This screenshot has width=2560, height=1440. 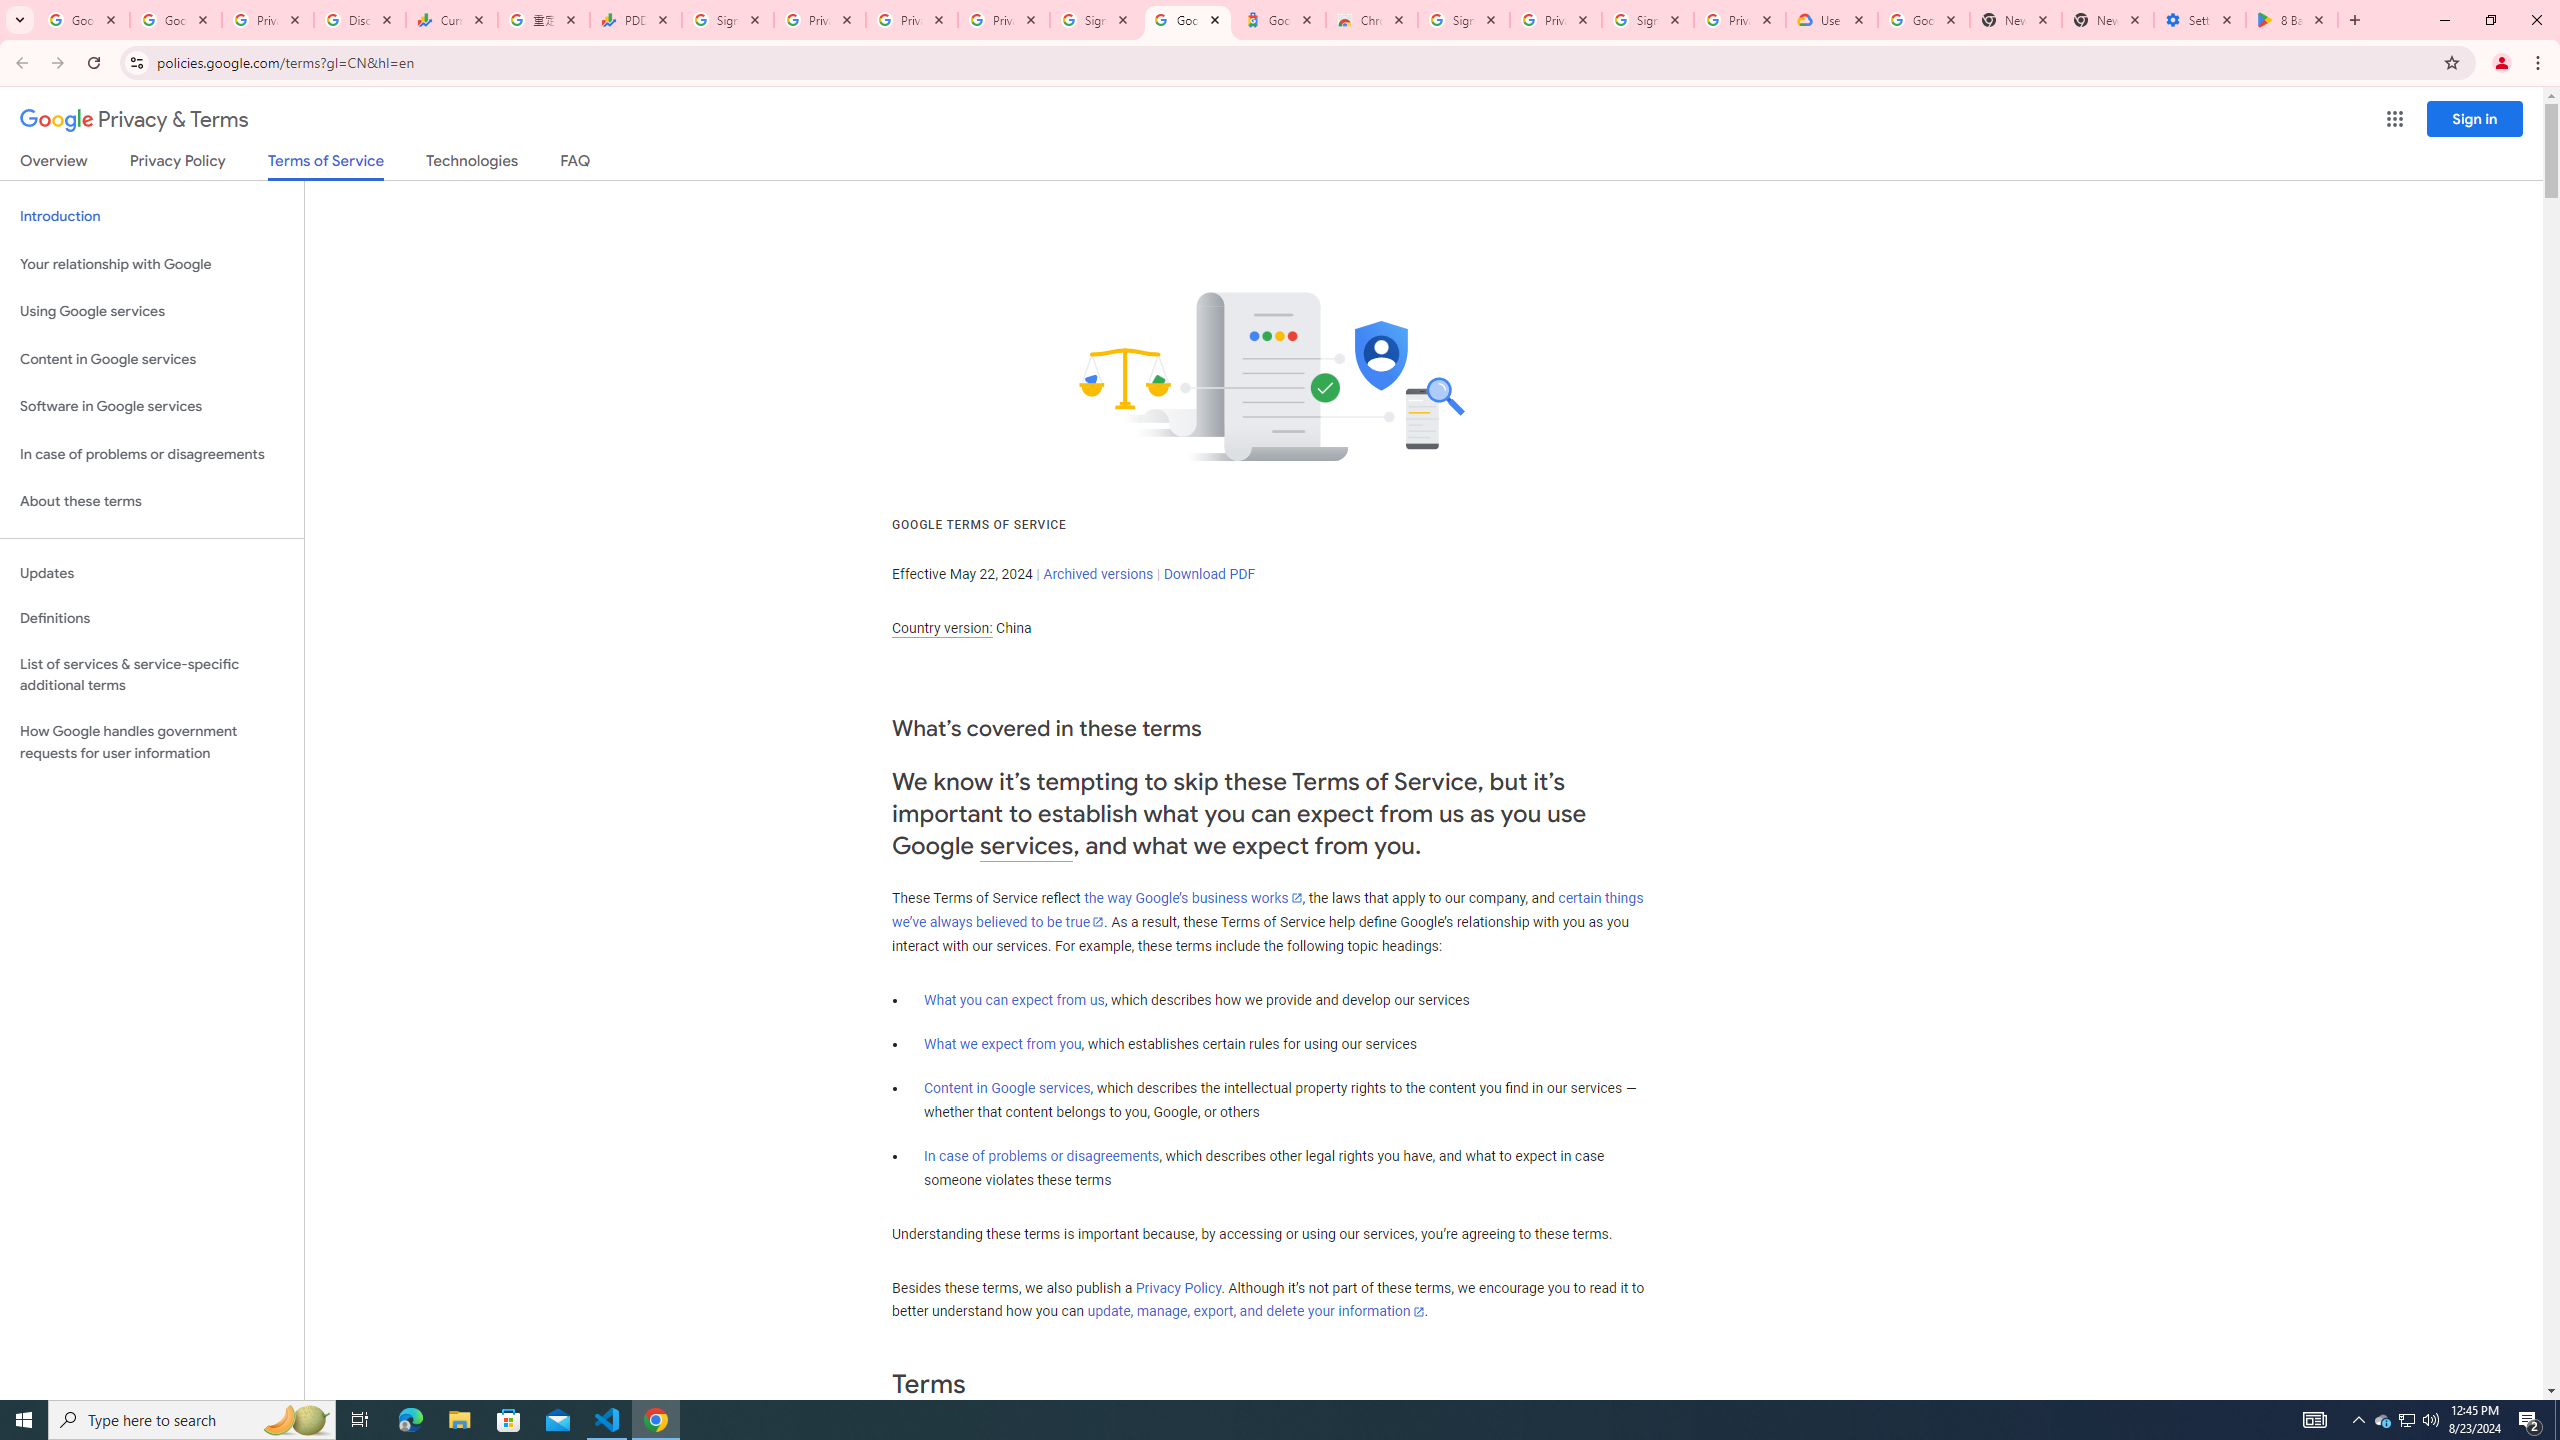 I want to click on 'Archived versions', so click(x=1097, y=572).